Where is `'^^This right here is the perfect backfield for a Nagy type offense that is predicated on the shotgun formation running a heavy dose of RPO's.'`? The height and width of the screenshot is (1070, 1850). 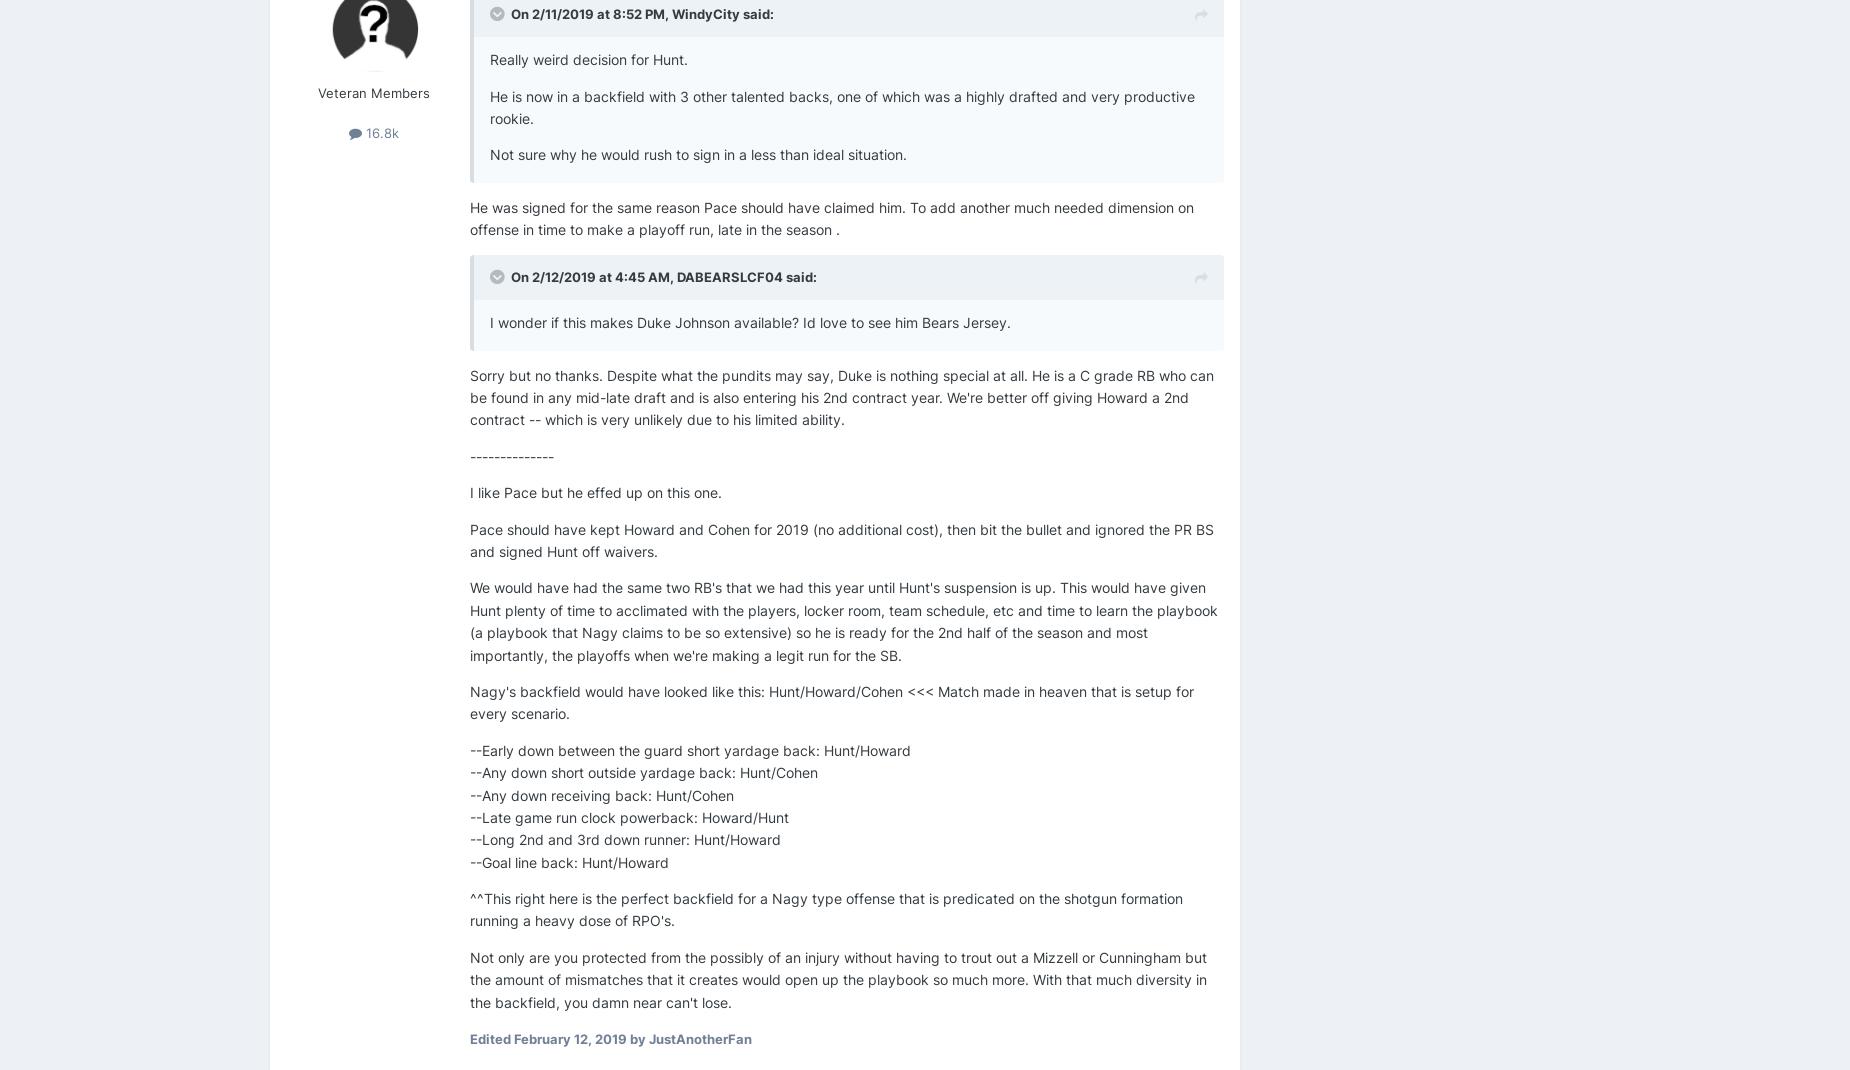 '^^This right here is the perfect backfield for a Nagy type offense that is predicated on the shotgun formation running a heavy dose of RPO's.' is located at coordinates (470, 908).